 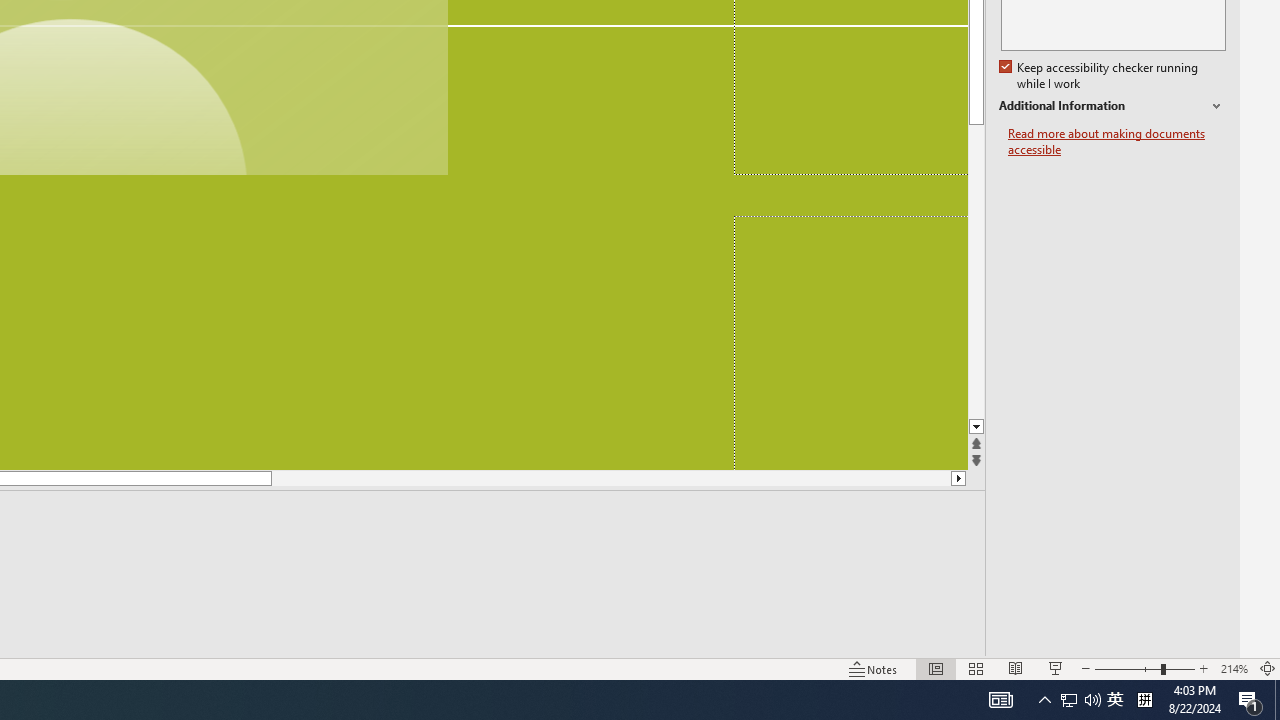 I want to click on 'Additional Information', so click(x=1111, y=106).